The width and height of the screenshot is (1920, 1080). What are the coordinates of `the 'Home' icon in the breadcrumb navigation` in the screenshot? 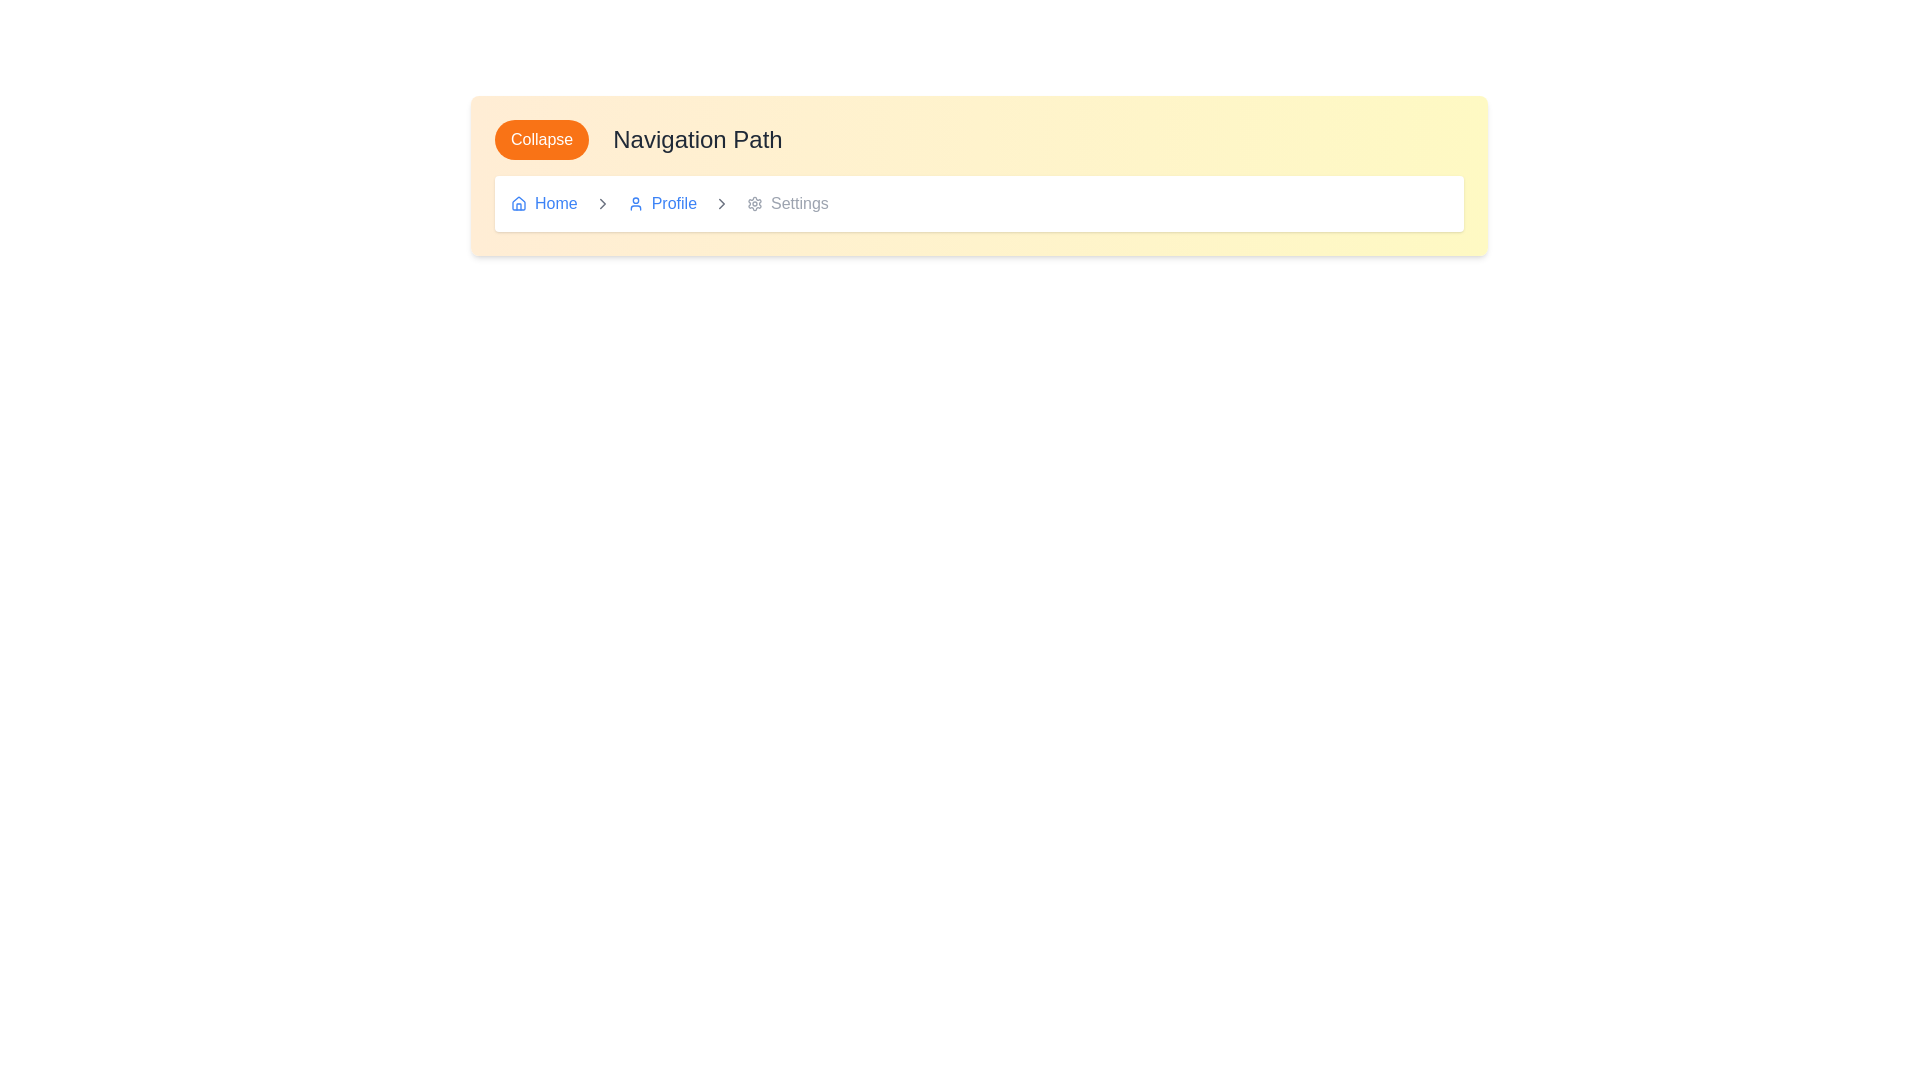 It's located at (518, 203).